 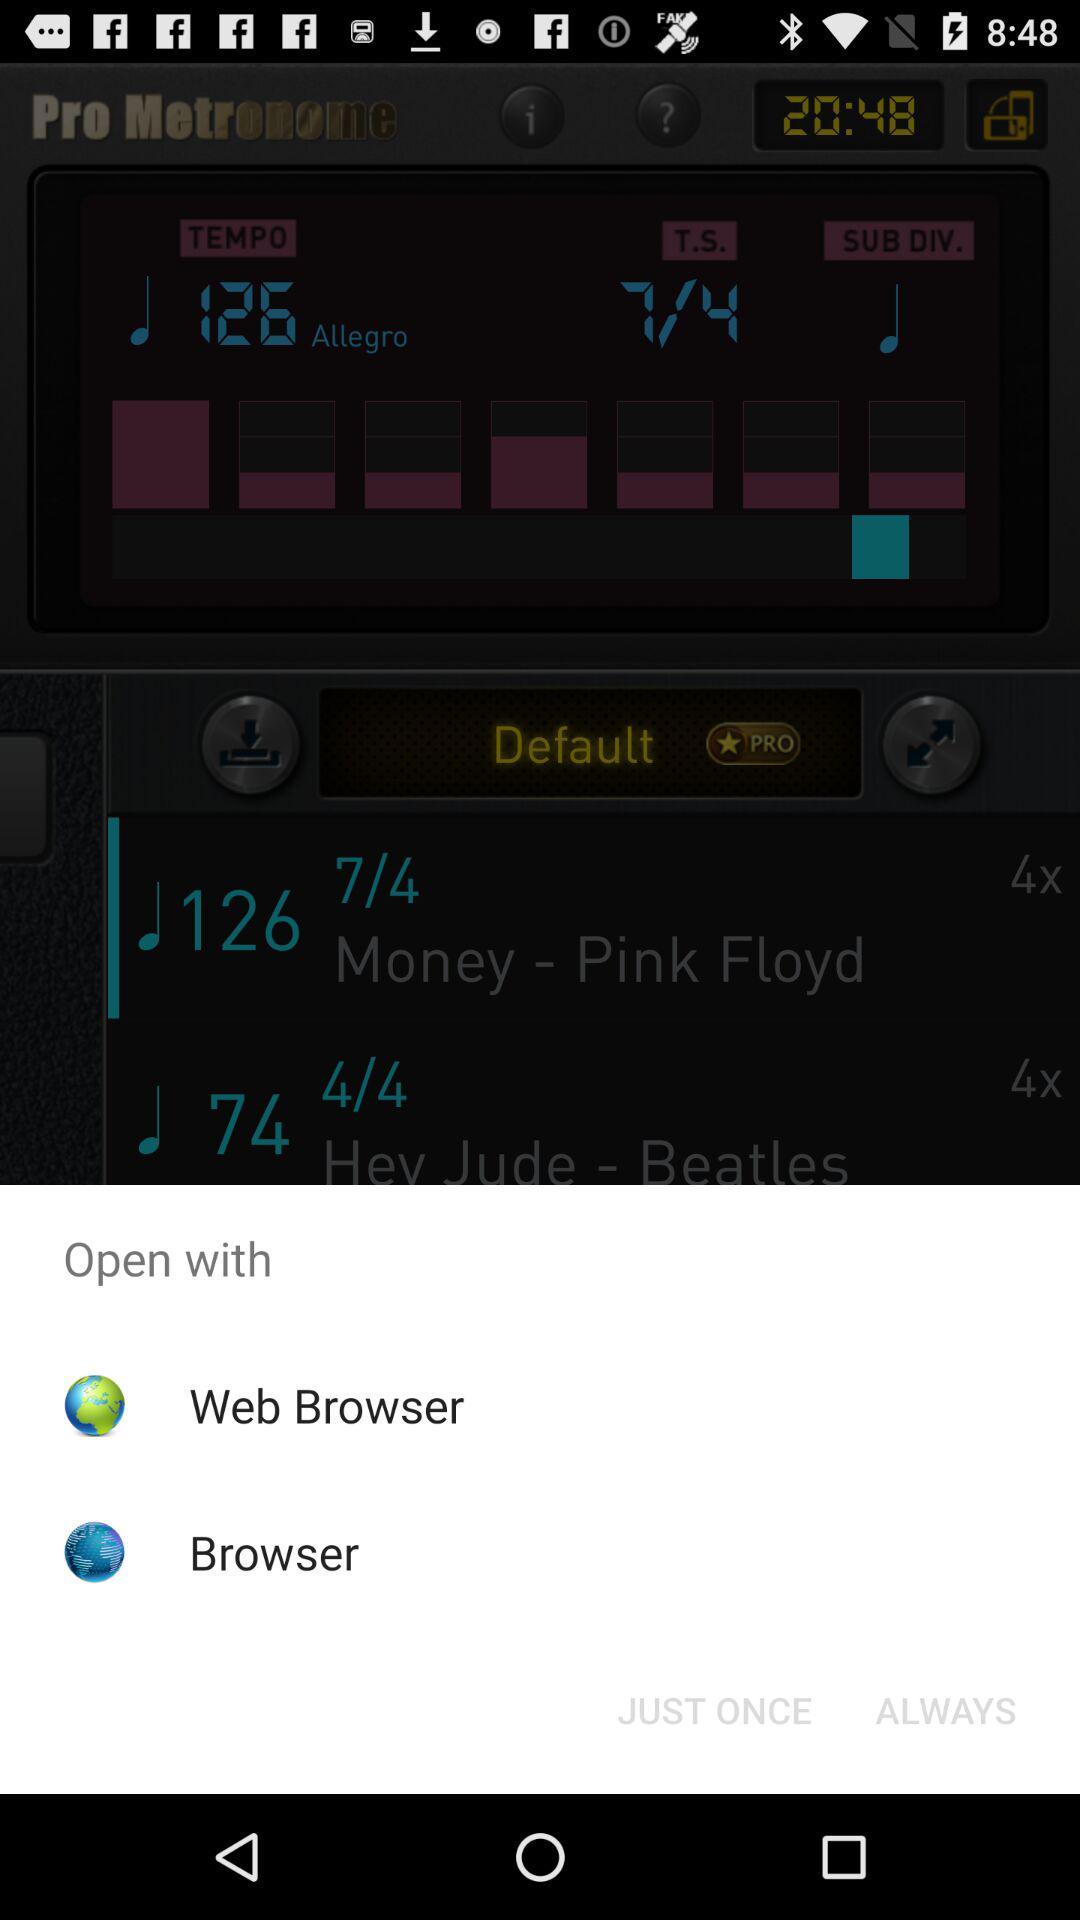 I want to click on always icon, so click(x=945, y=1708).